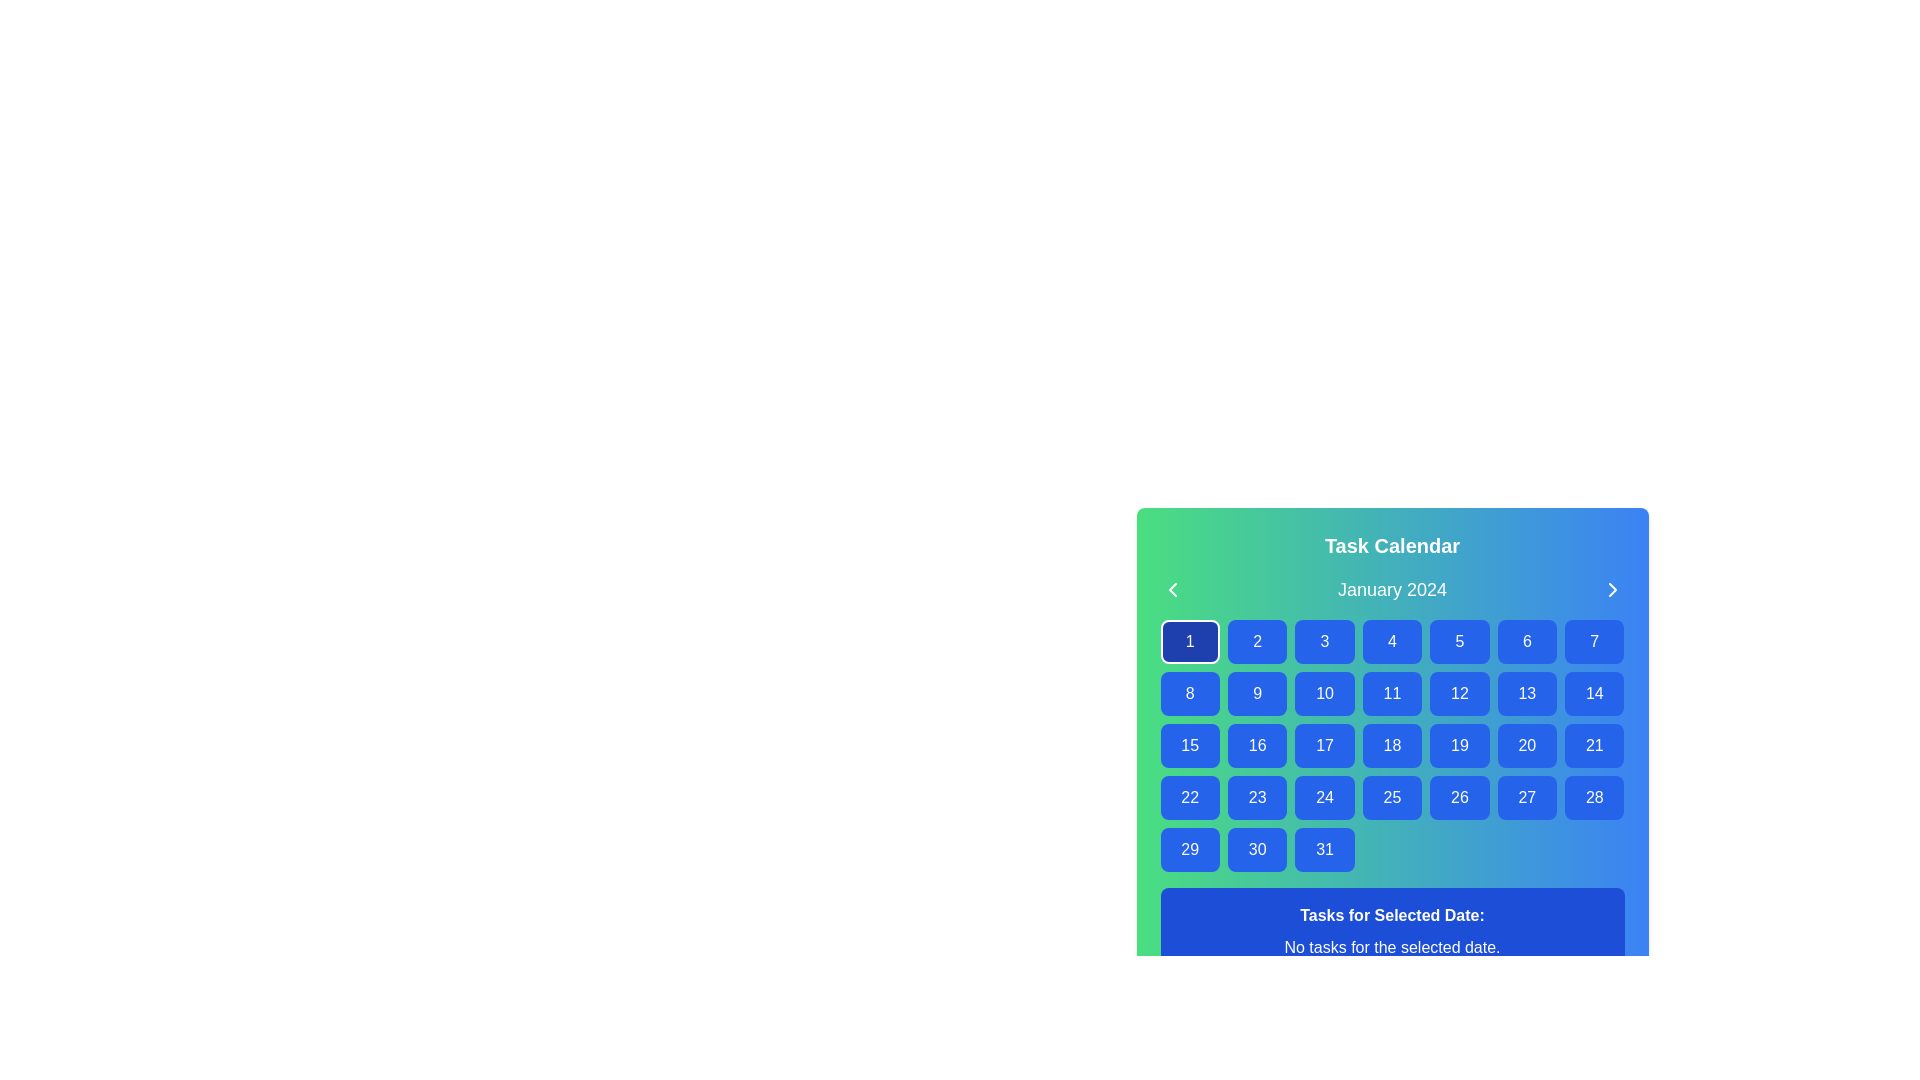 This screenshot has width=1920, height=1080. Describe the element at coordinates (1190, 745) in the screenshot. I see `the blue button displaying the number '15' in the calendar layout` at that location.